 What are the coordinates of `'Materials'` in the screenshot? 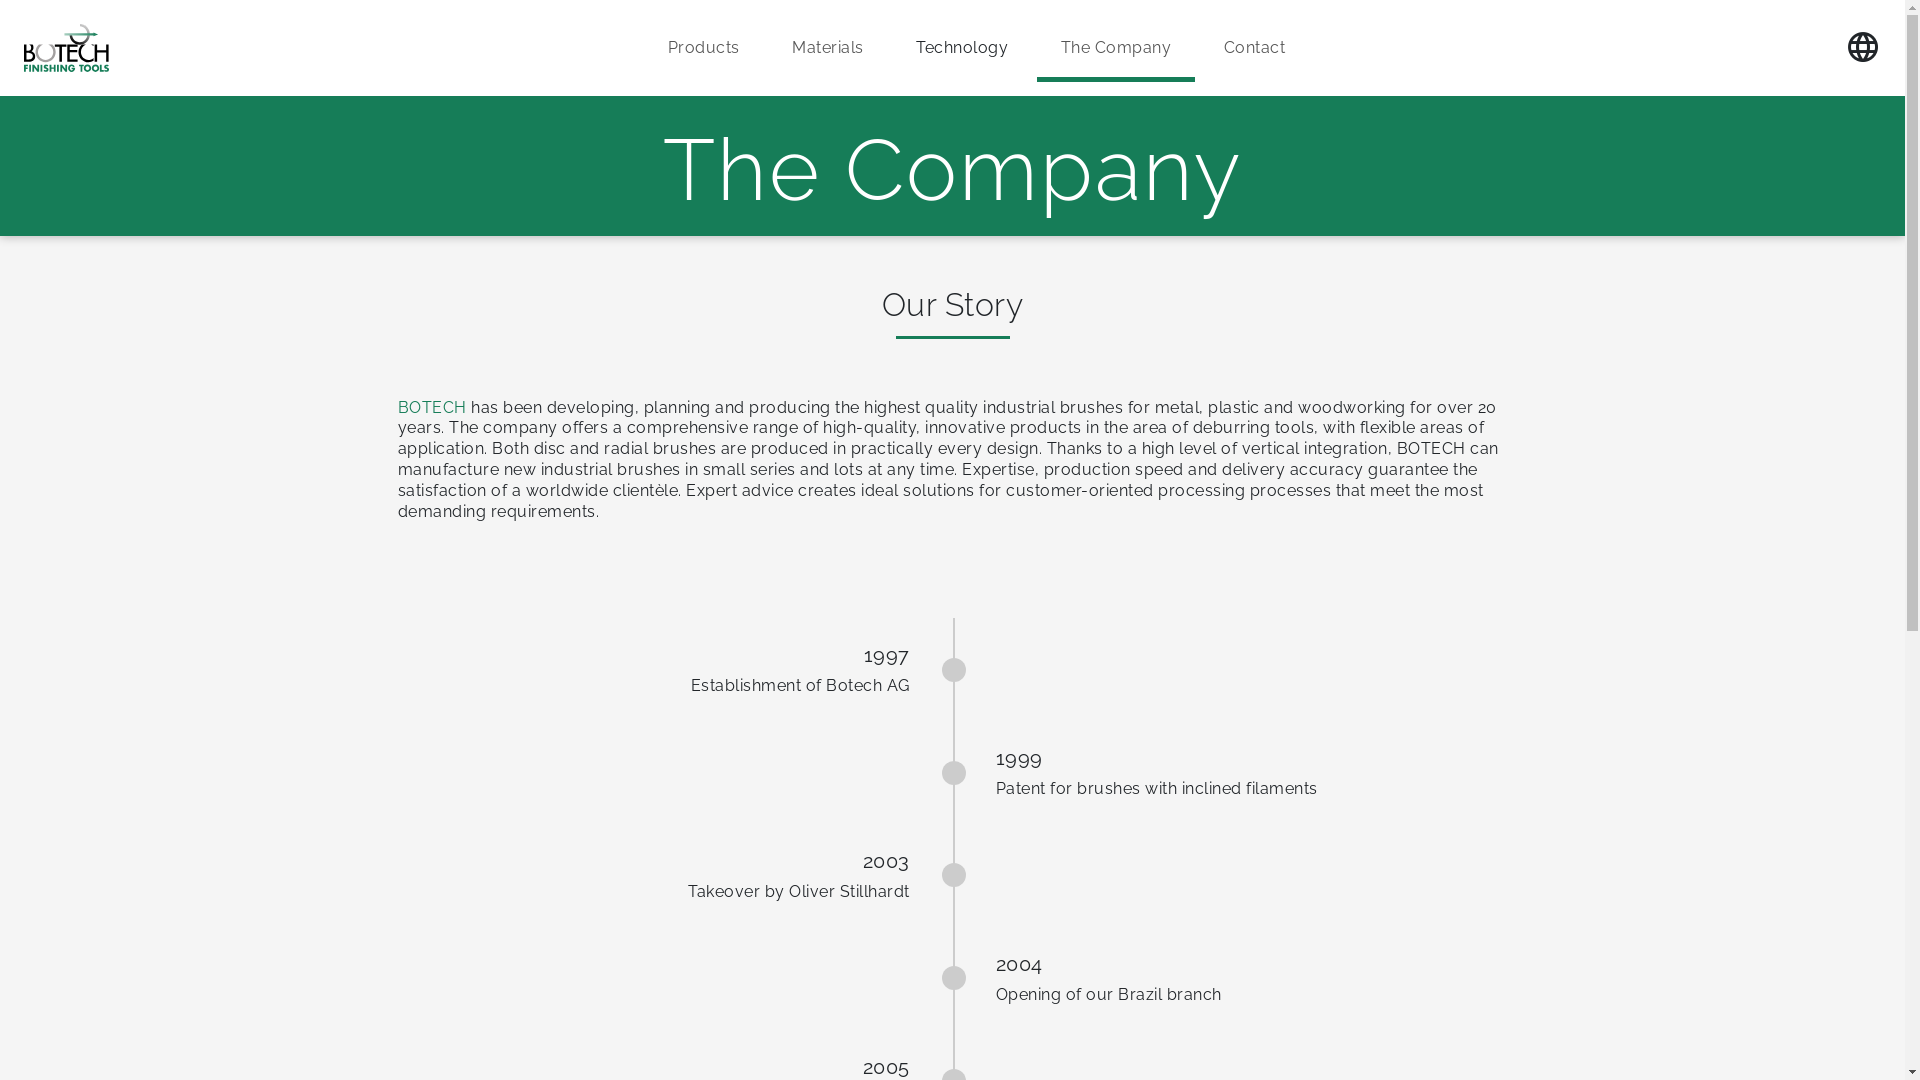 It's located at (767, 47).